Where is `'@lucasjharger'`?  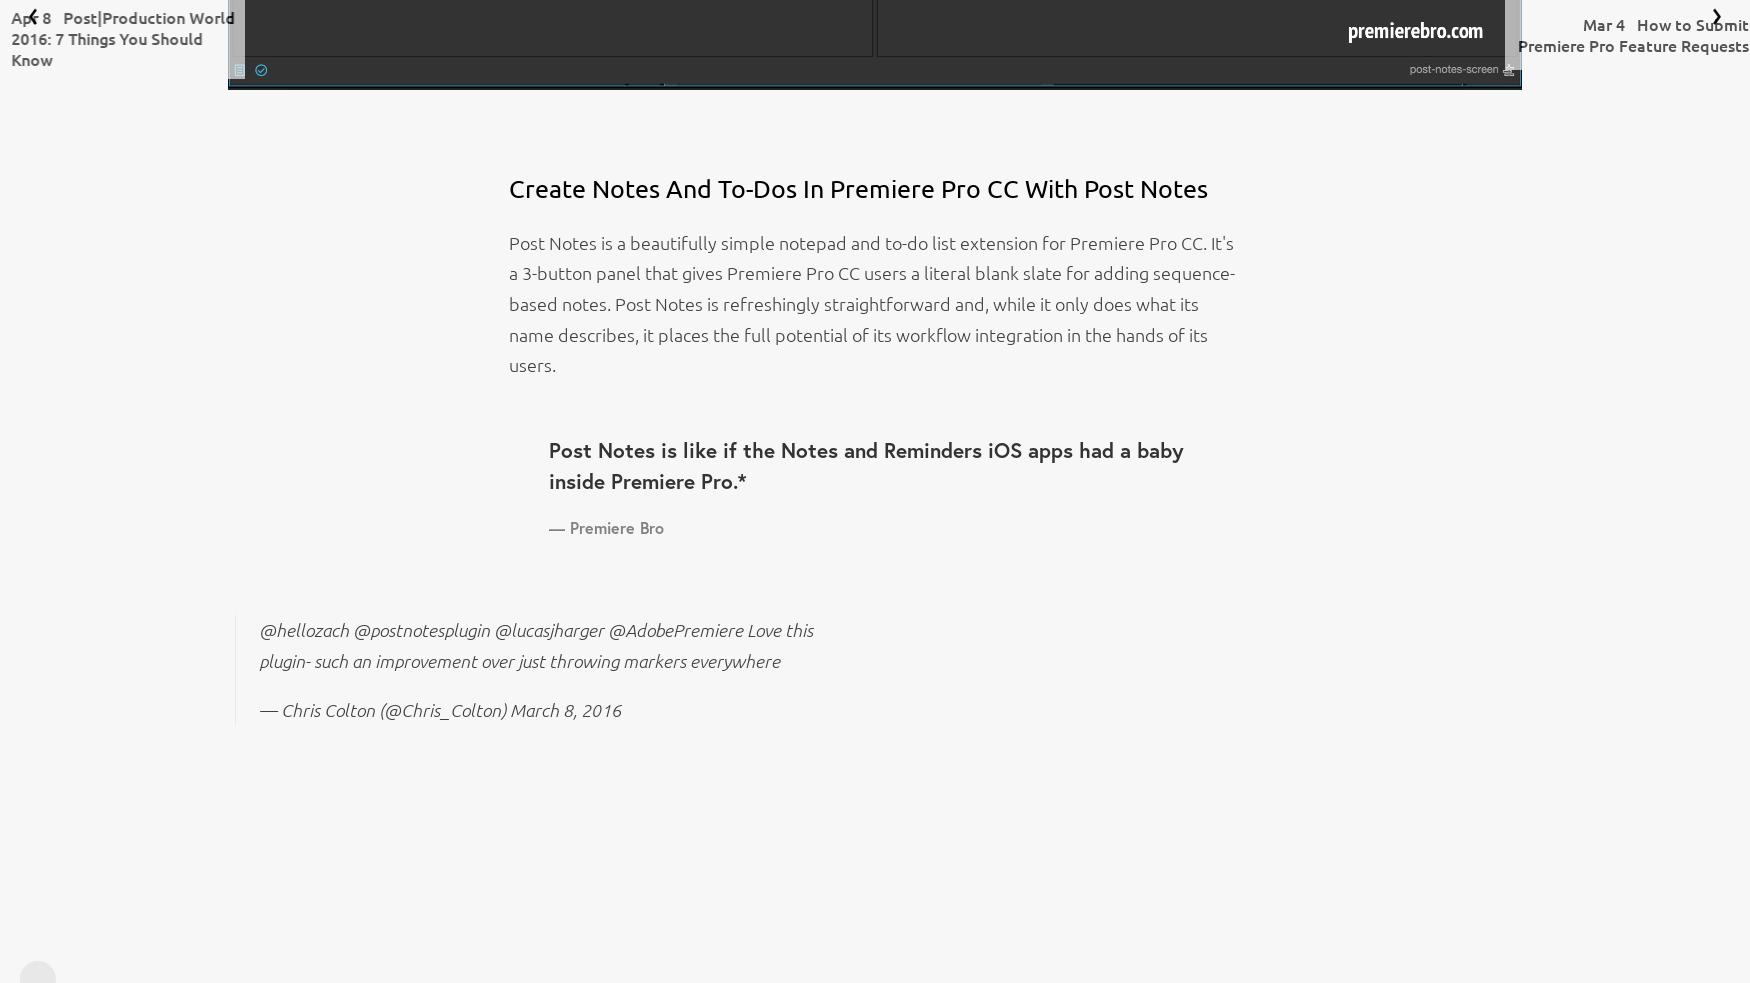
'@lucasjharger' is located at coordinates (547, 630).